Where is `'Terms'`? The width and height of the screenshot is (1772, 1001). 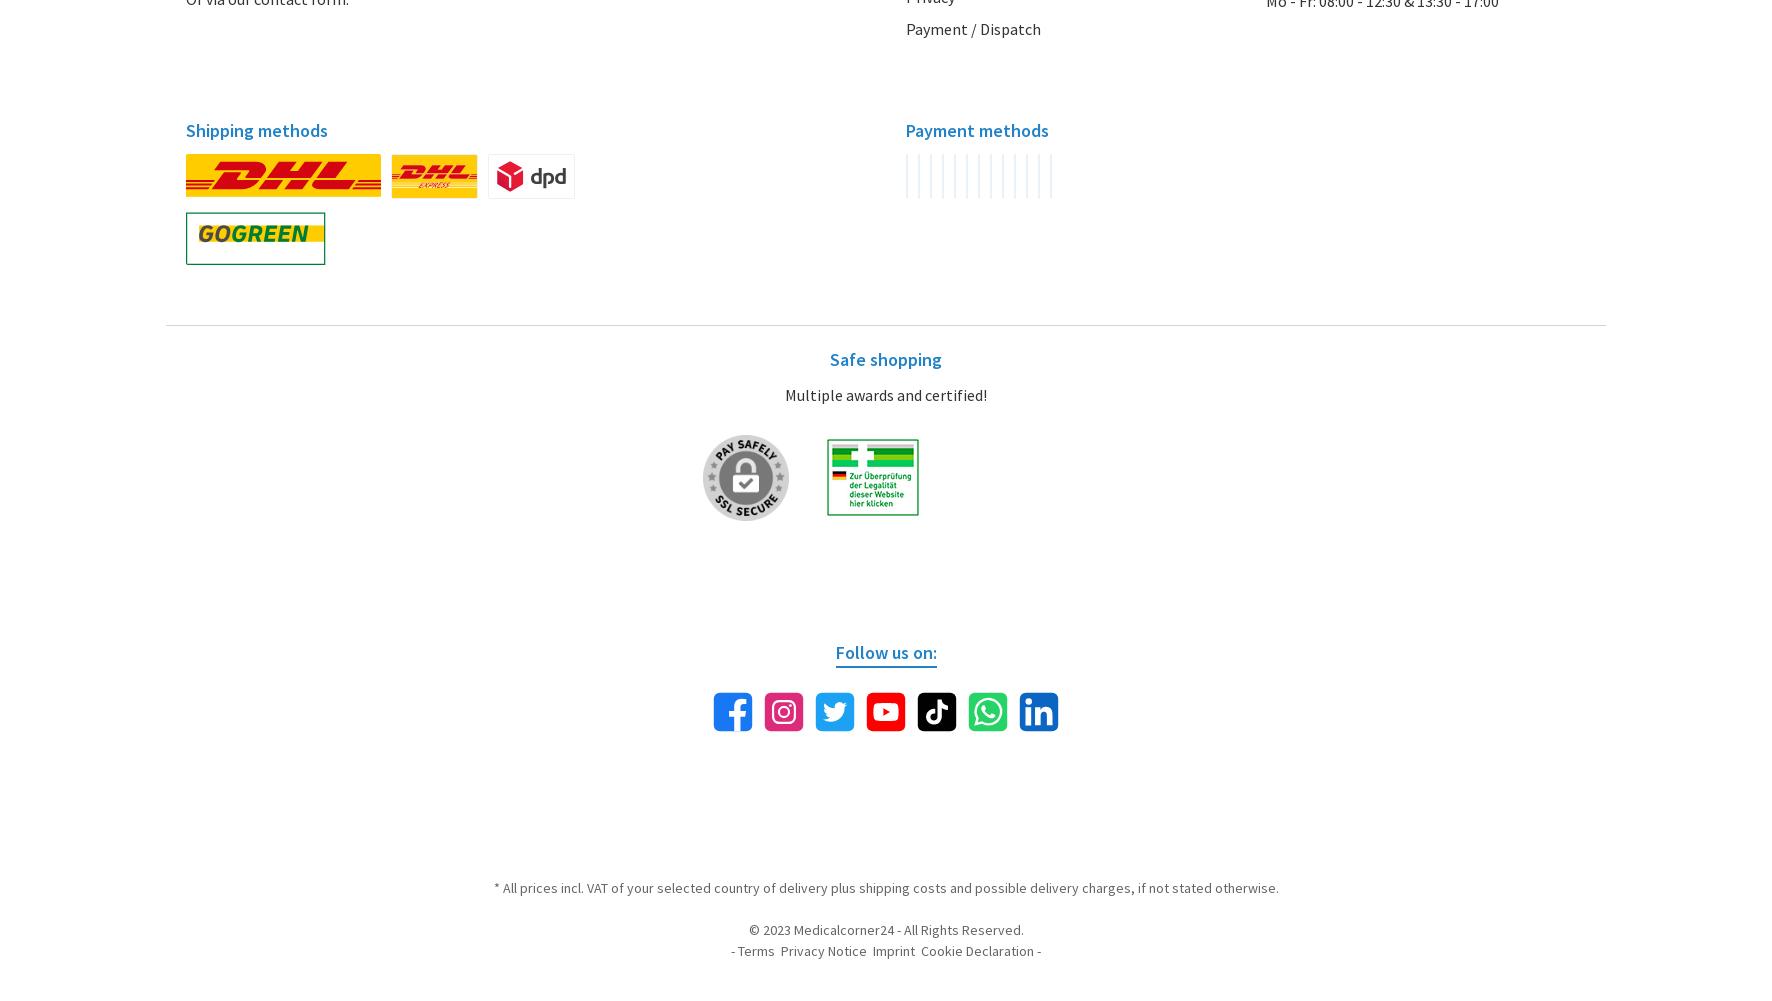 'Terms' is located at coordinates (737, 949).